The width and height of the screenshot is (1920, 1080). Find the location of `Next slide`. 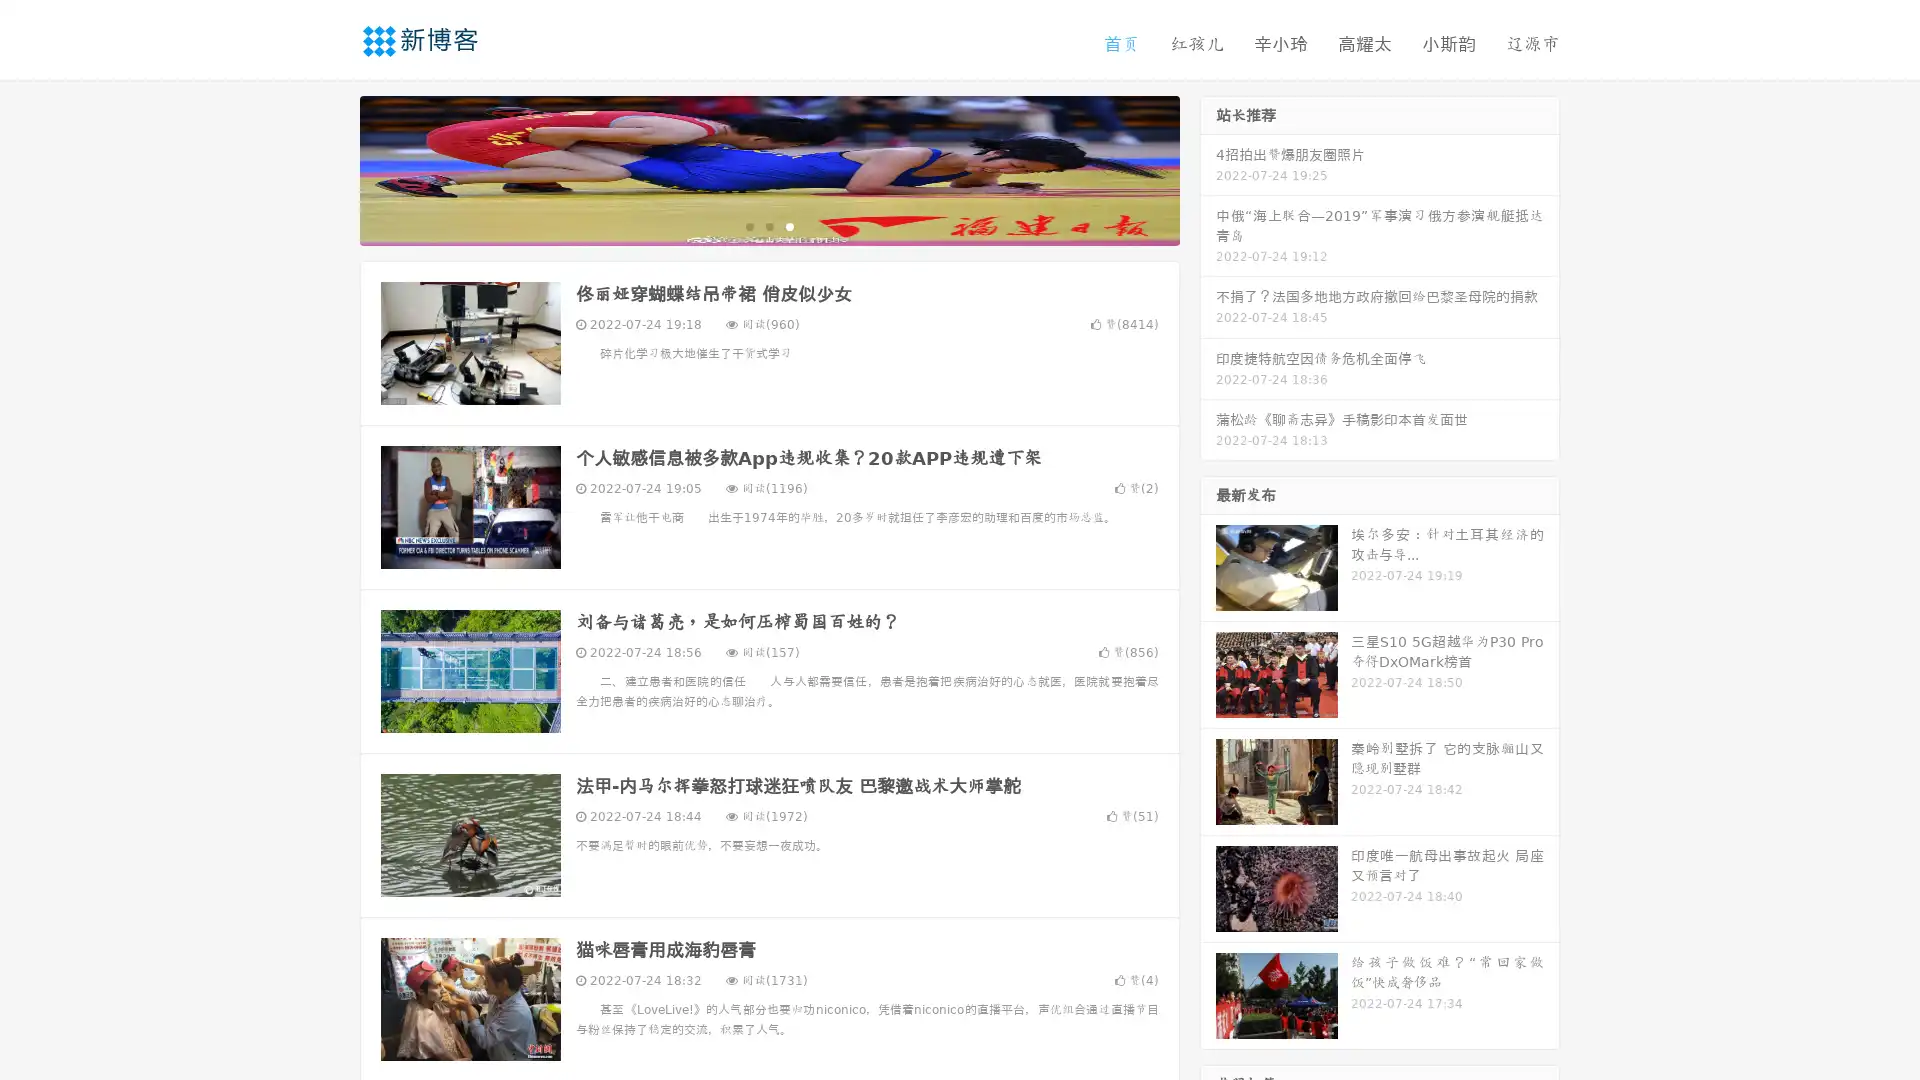

Next slide is located at coordinates (1208, 168).